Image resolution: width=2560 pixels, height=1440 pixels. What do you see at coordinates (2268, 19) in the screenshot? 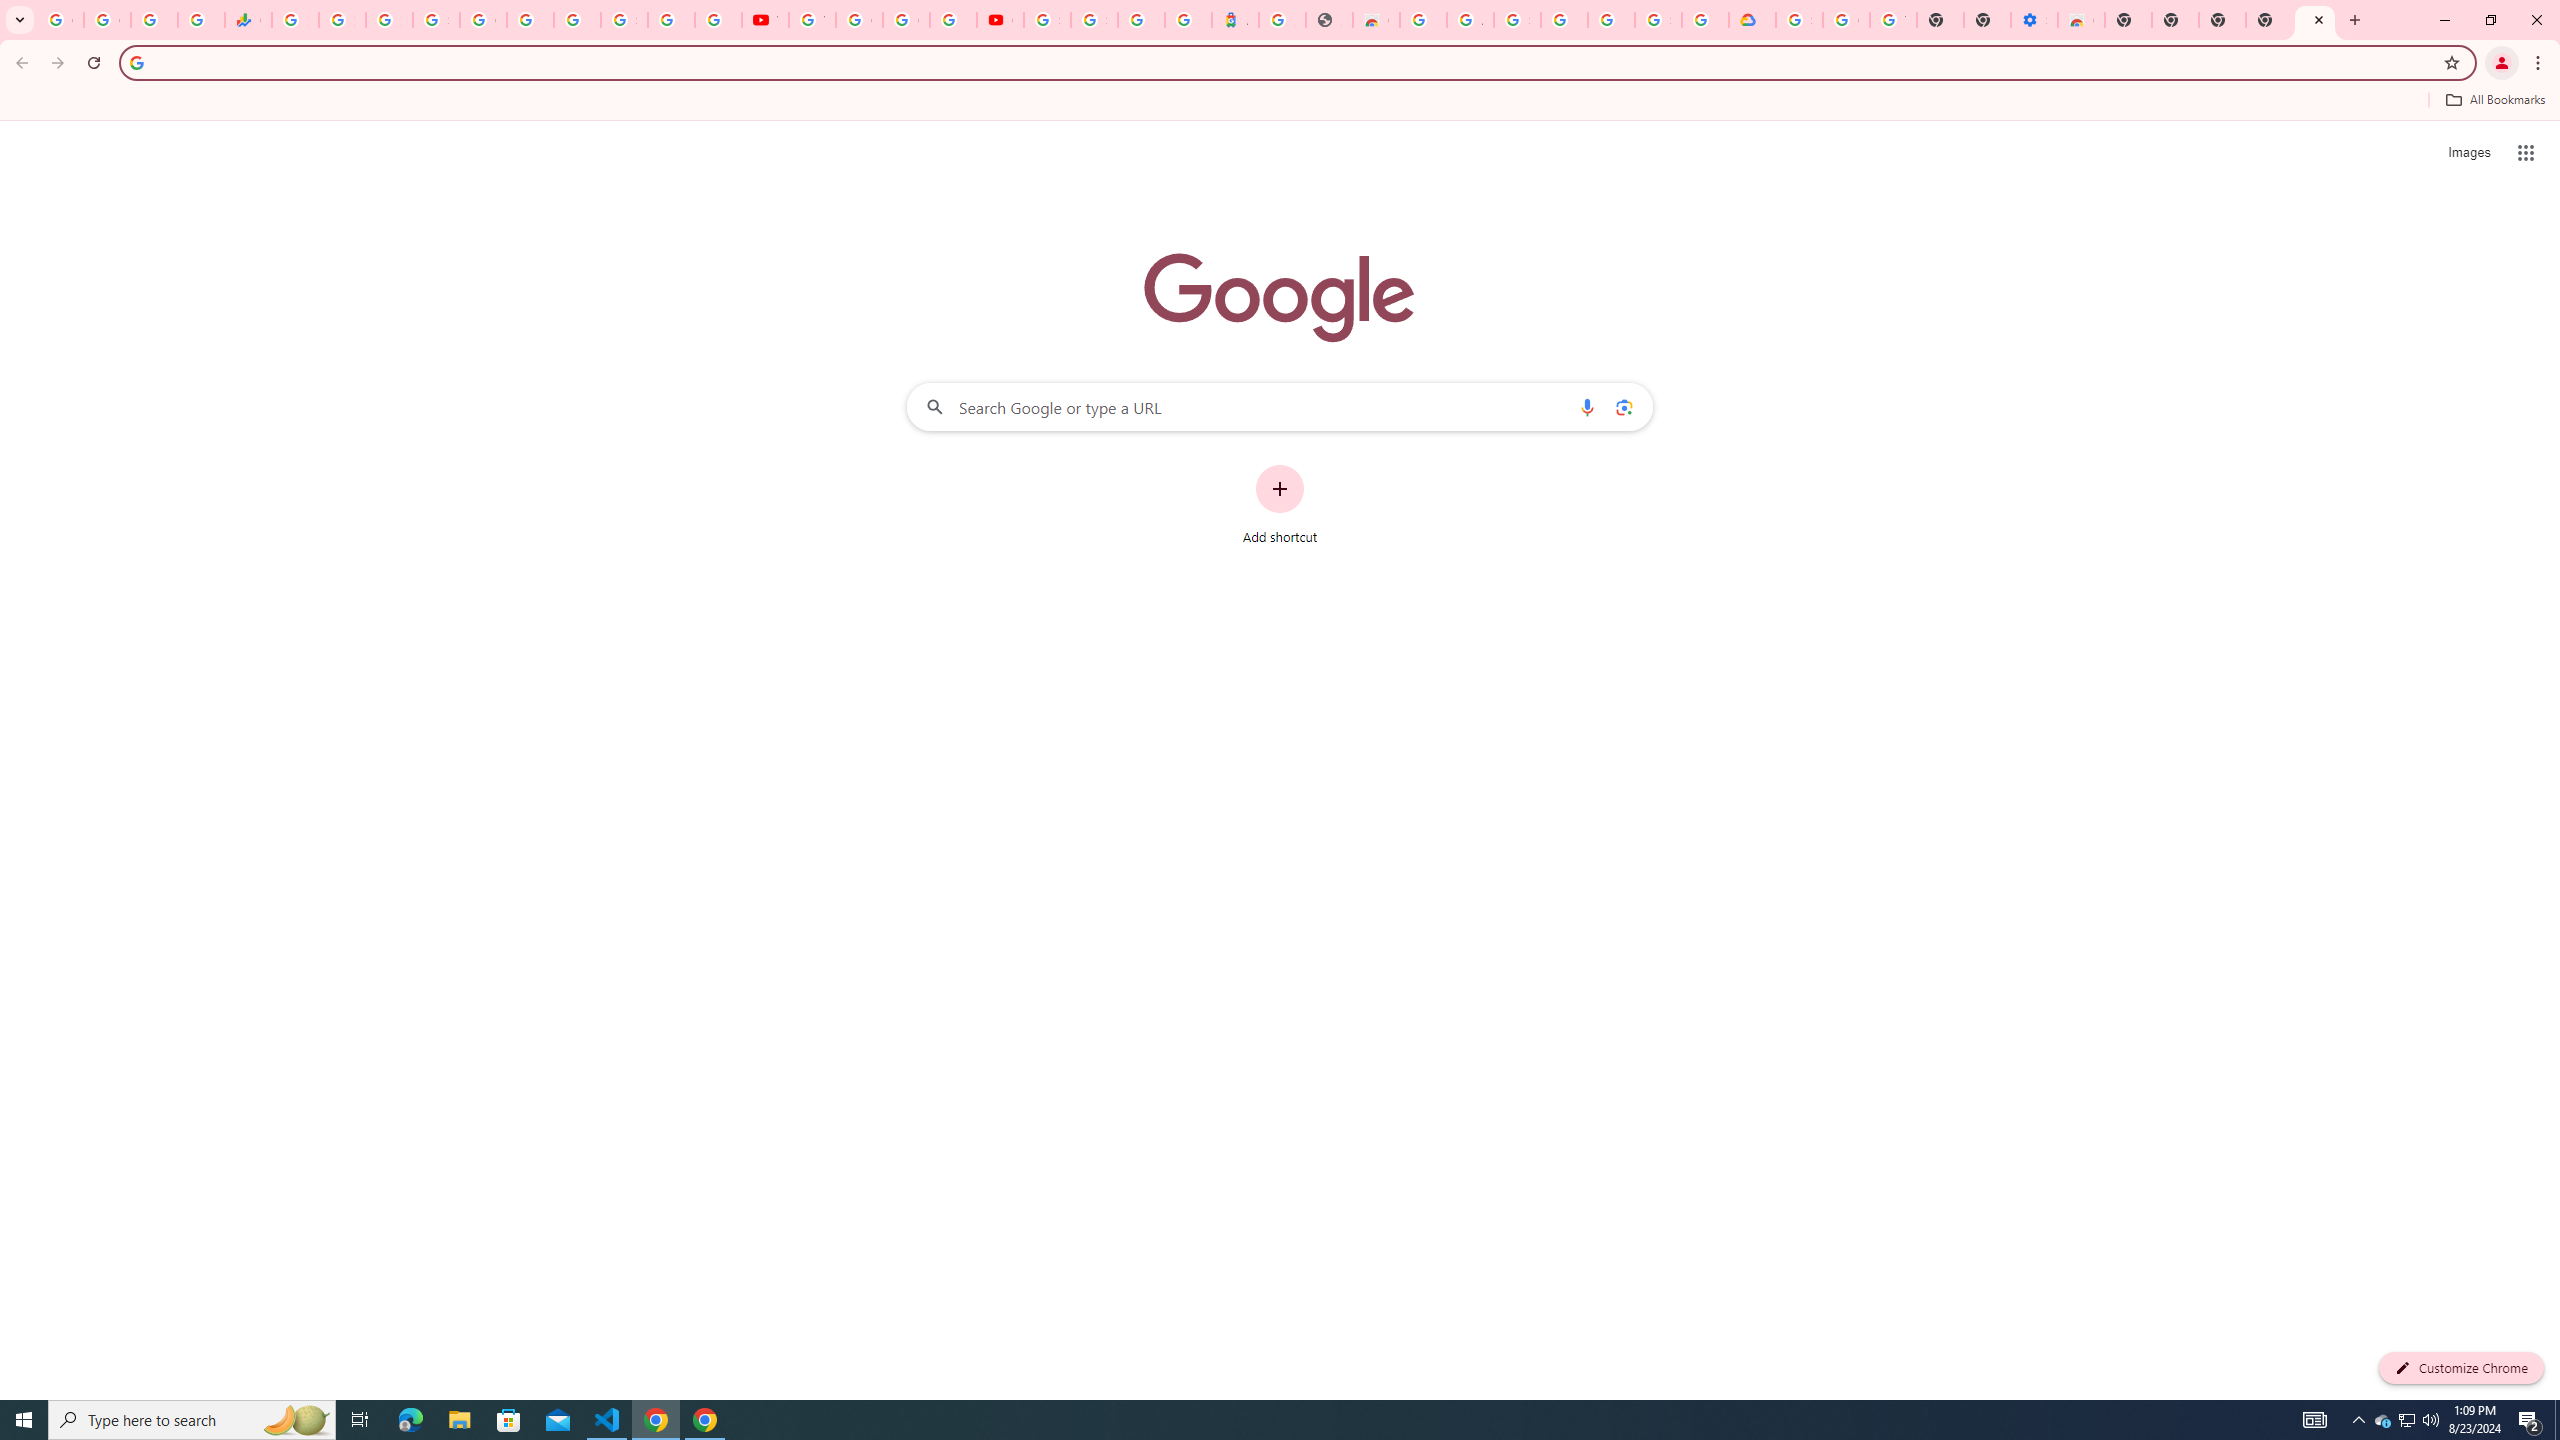
I see `'New Tab'` at bounding box center [2268, 19].